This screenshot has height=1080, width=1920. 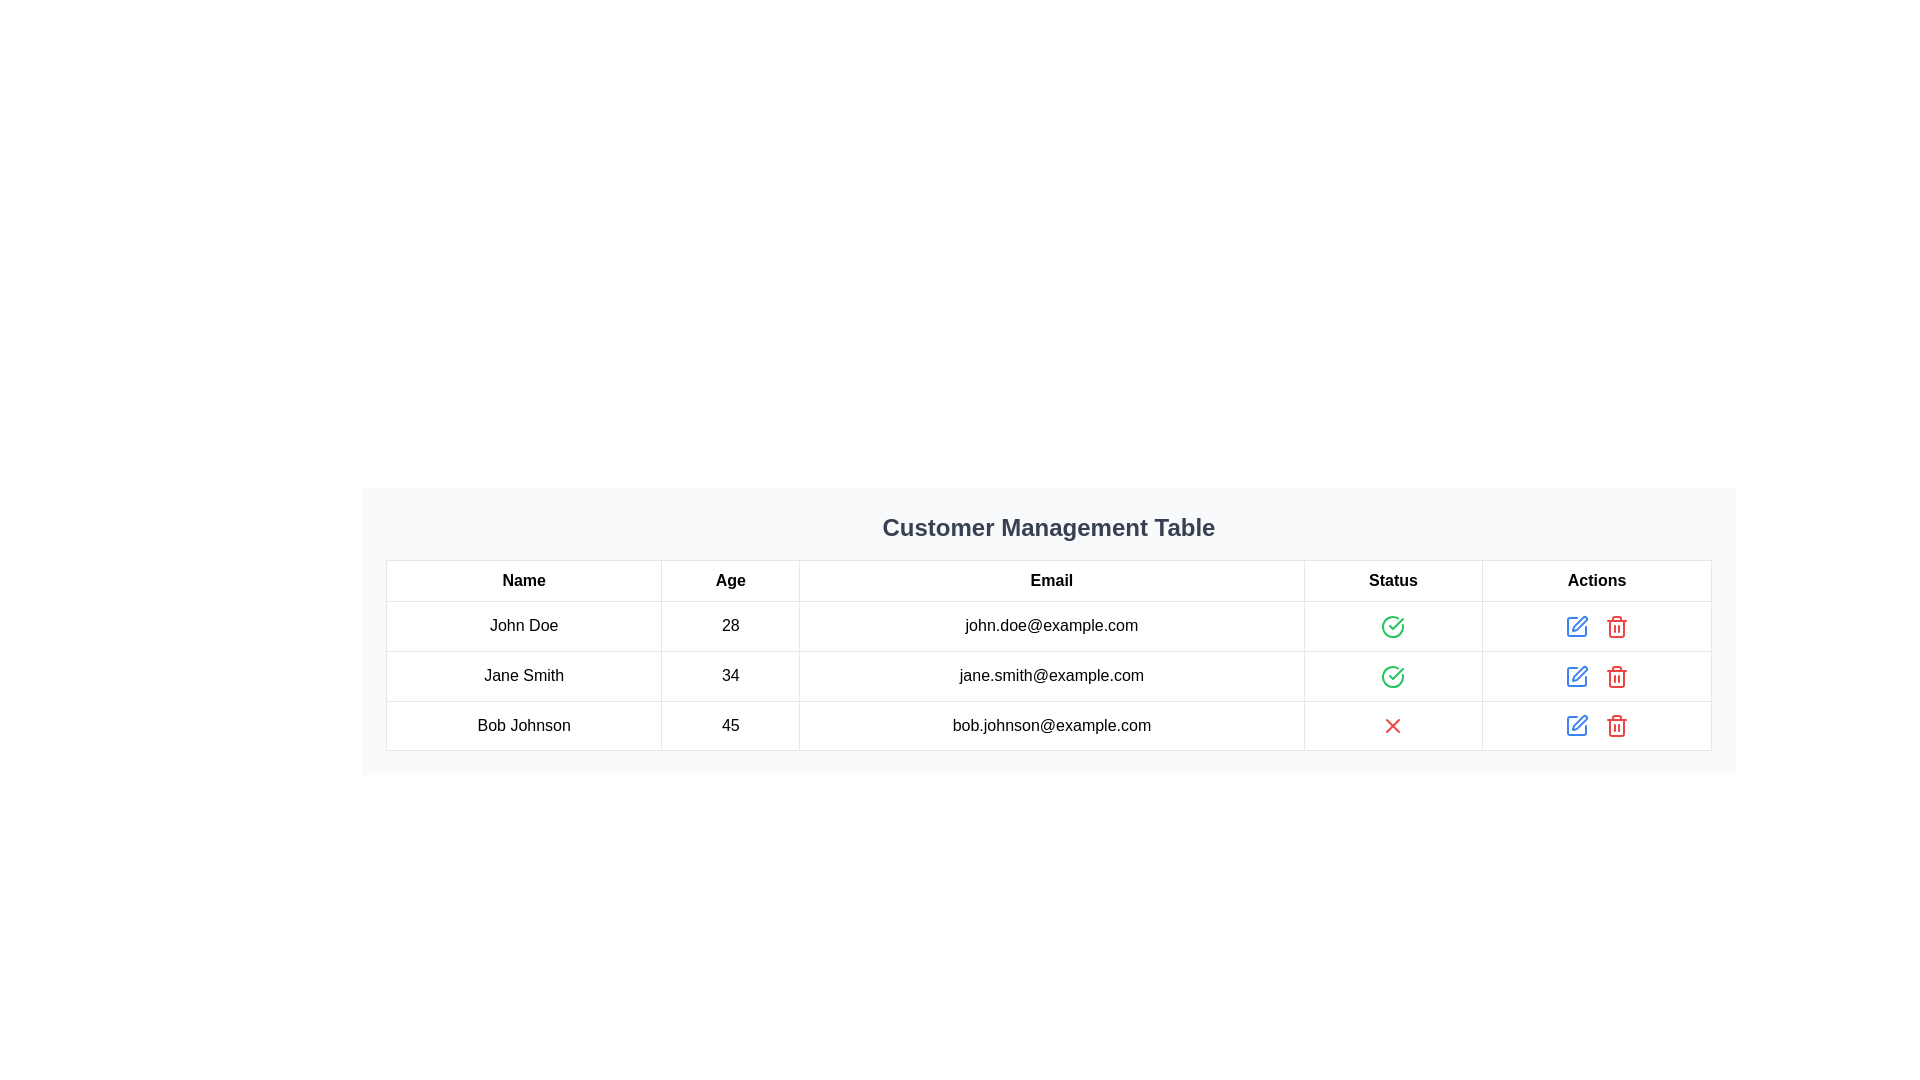 What do you see at coordinates (524, 581) in the screenshot?
I see `the 'Name' text label in the first column header of the table, which is styled with a table-like border and has a white background with black text` at bounding box center [524, 581].